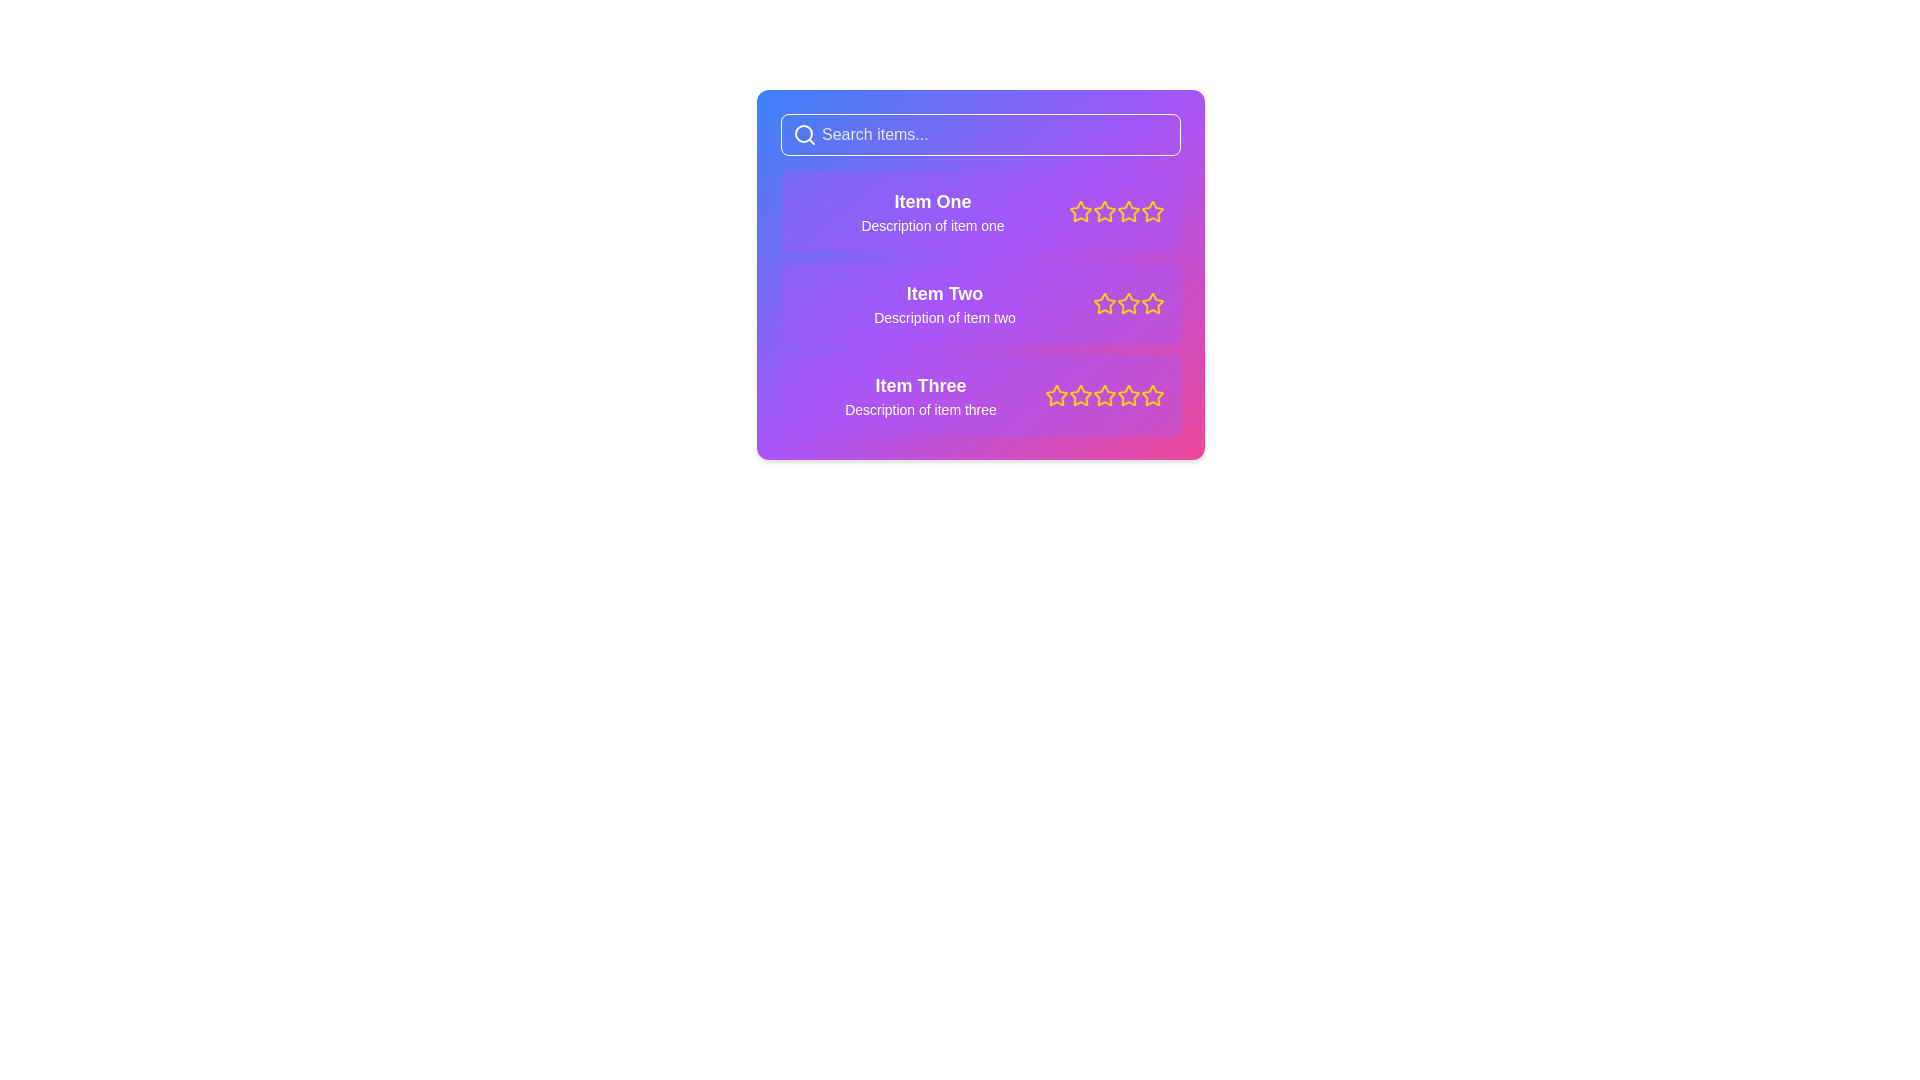 The width and height of the screenshot is (1920, 1080). I want to click on text information from the Informational card element displaying details about 'Item Two', which is the second card in a vertical list of similar cards, so click(944, 304).